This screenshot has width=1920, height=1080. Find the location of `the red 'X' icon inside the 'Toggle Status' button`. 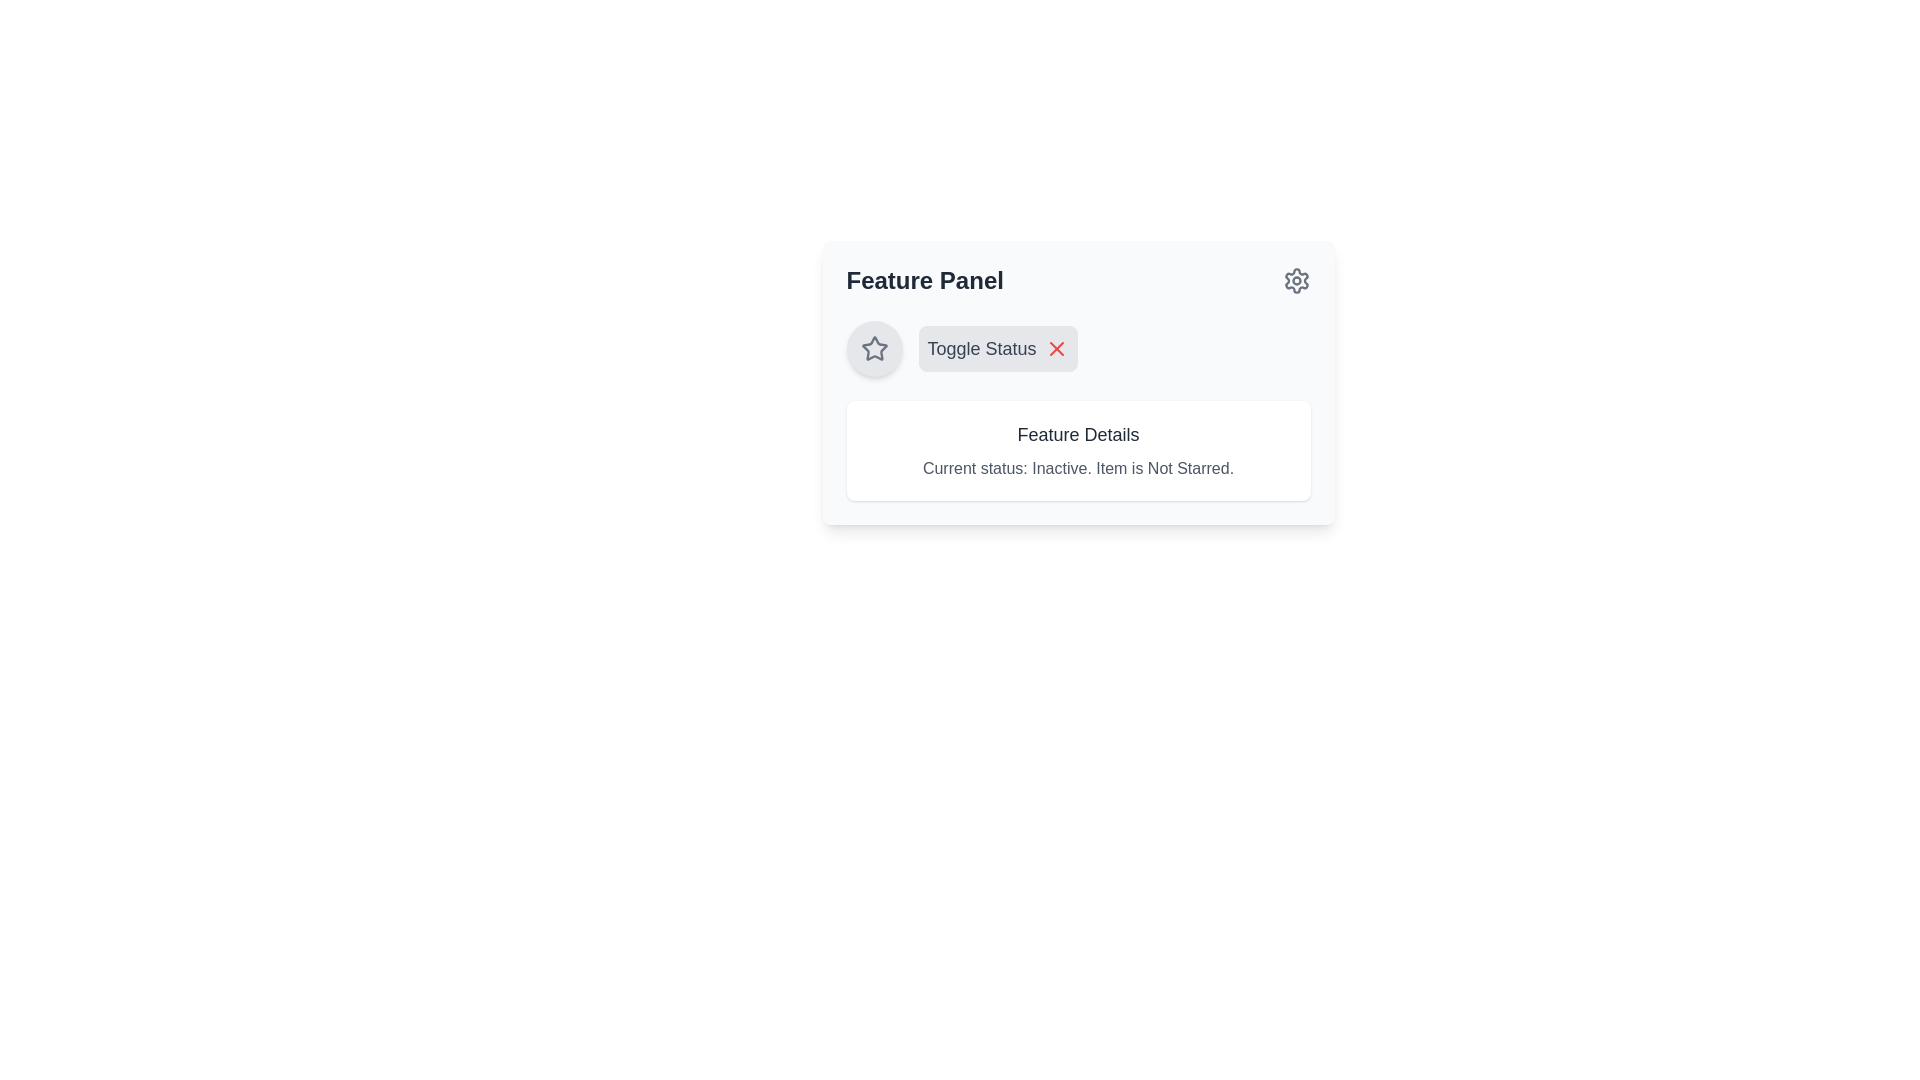

the red 'X' icon inside the 'Toggle Status' button is located at coordinates (1055, 347).